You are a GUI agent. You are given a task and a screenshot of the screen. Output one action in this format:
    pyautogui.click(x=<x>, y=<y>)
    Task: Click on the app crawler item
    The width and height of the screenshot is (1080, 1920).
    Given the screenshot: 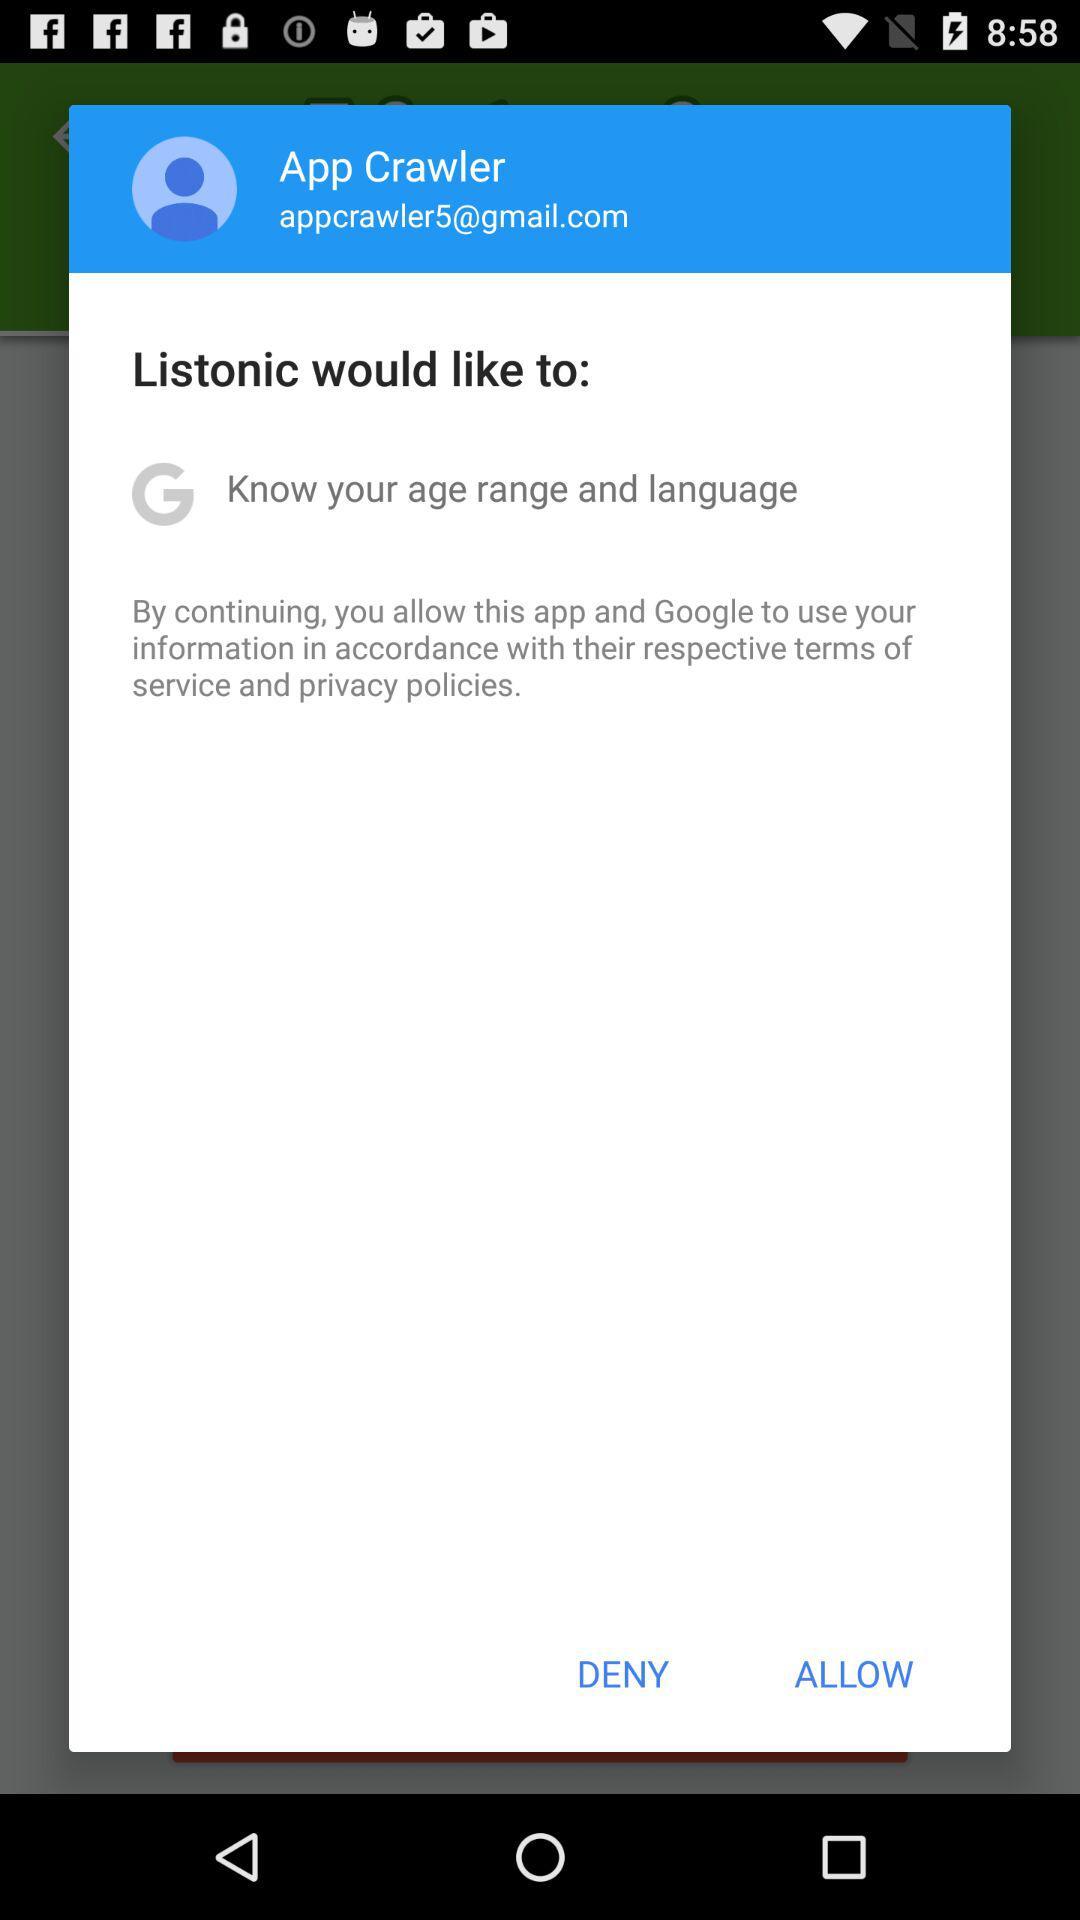 What is the action you would take?
    pyautogui.click(x=392, y=164)
    